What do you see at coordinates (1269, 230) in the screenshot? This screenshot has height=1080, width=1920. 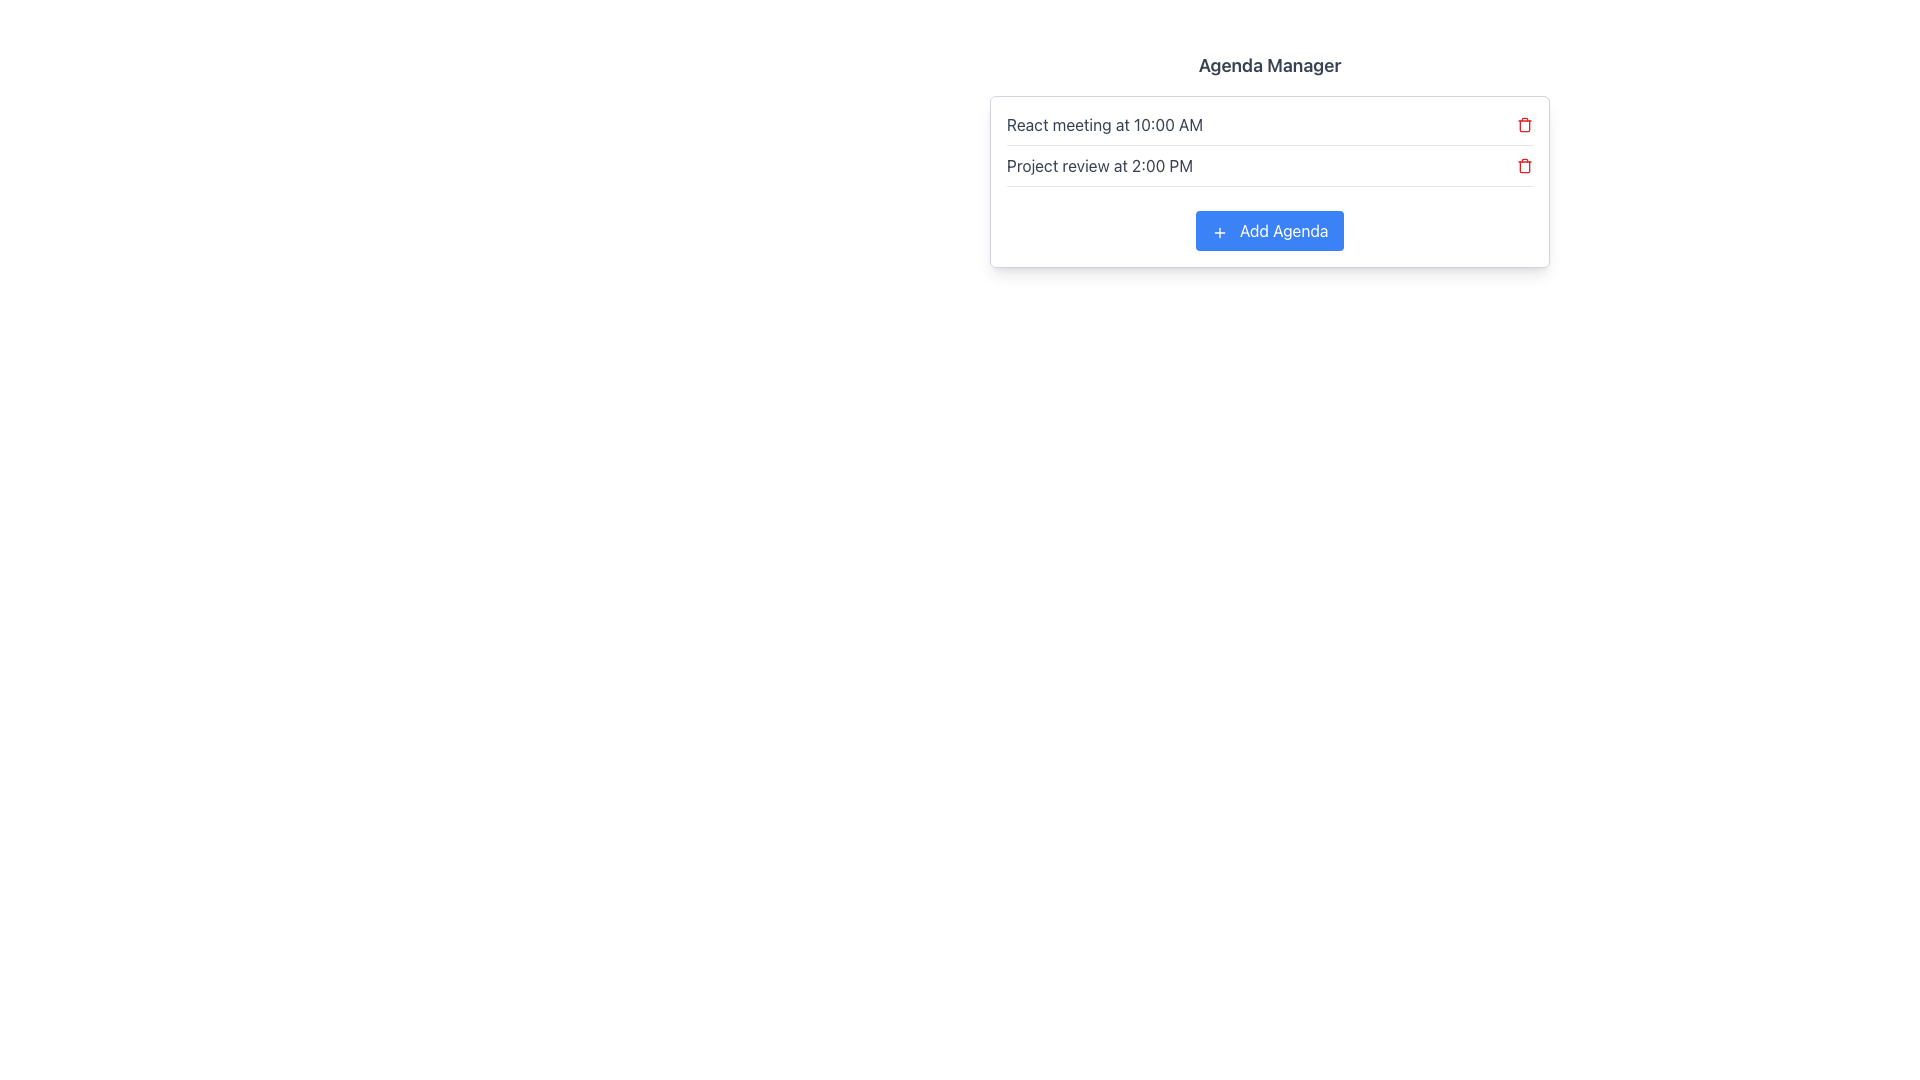 I see `the button that allows users to add a new agenda entry, located at the bottom of a white card, to change its background color` at bounding box center [1269, 230].